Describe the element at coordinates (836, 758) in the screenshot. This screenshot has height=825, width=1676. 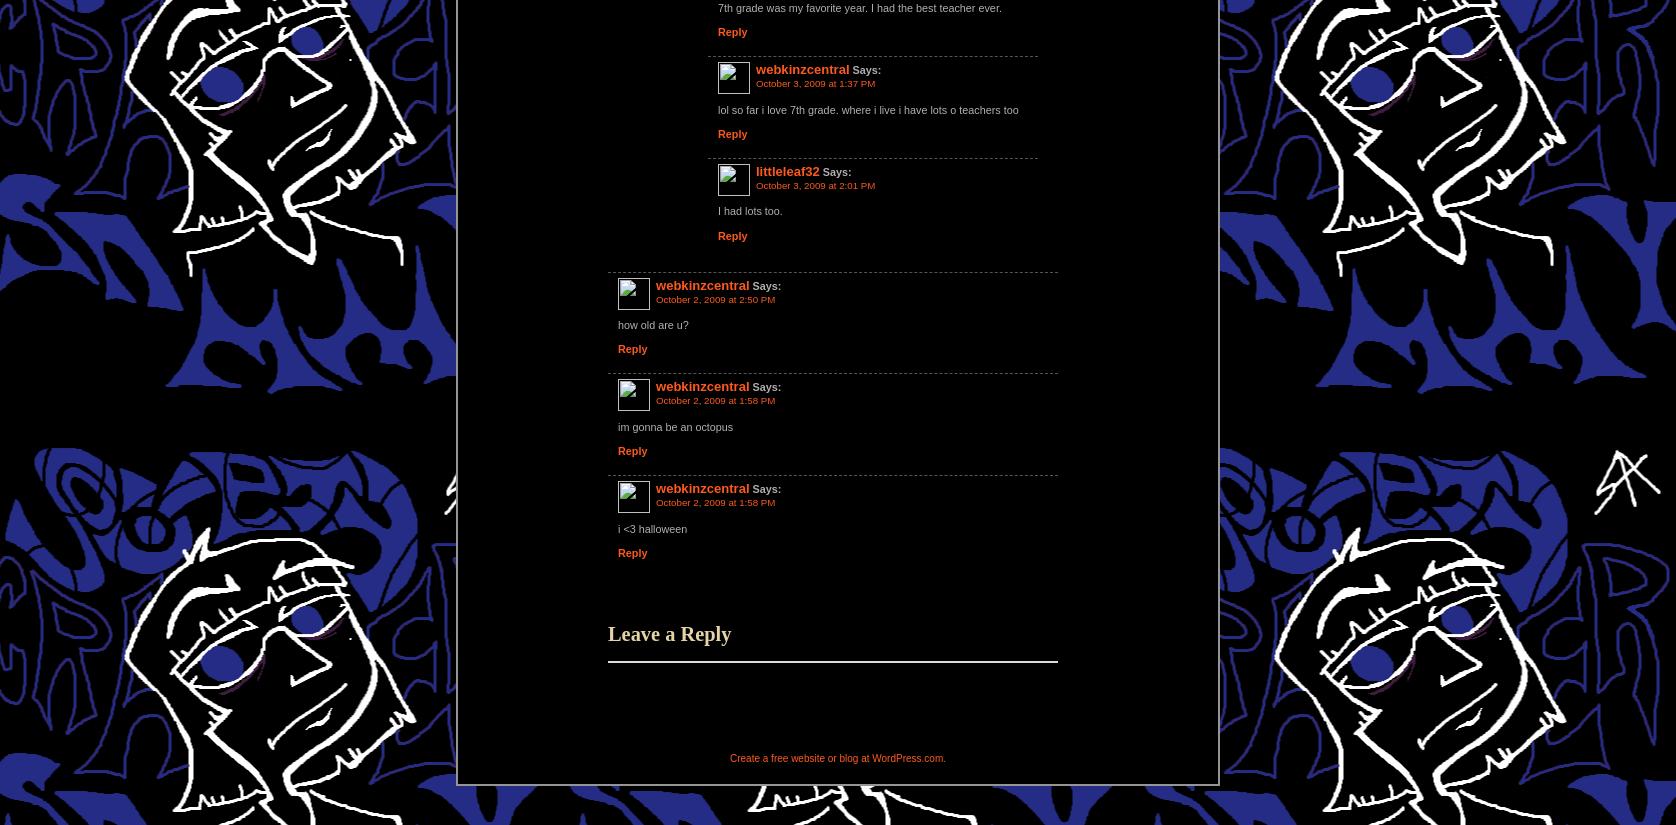
I see `'Create a free website or blog at WordPress.com.'` at that location.